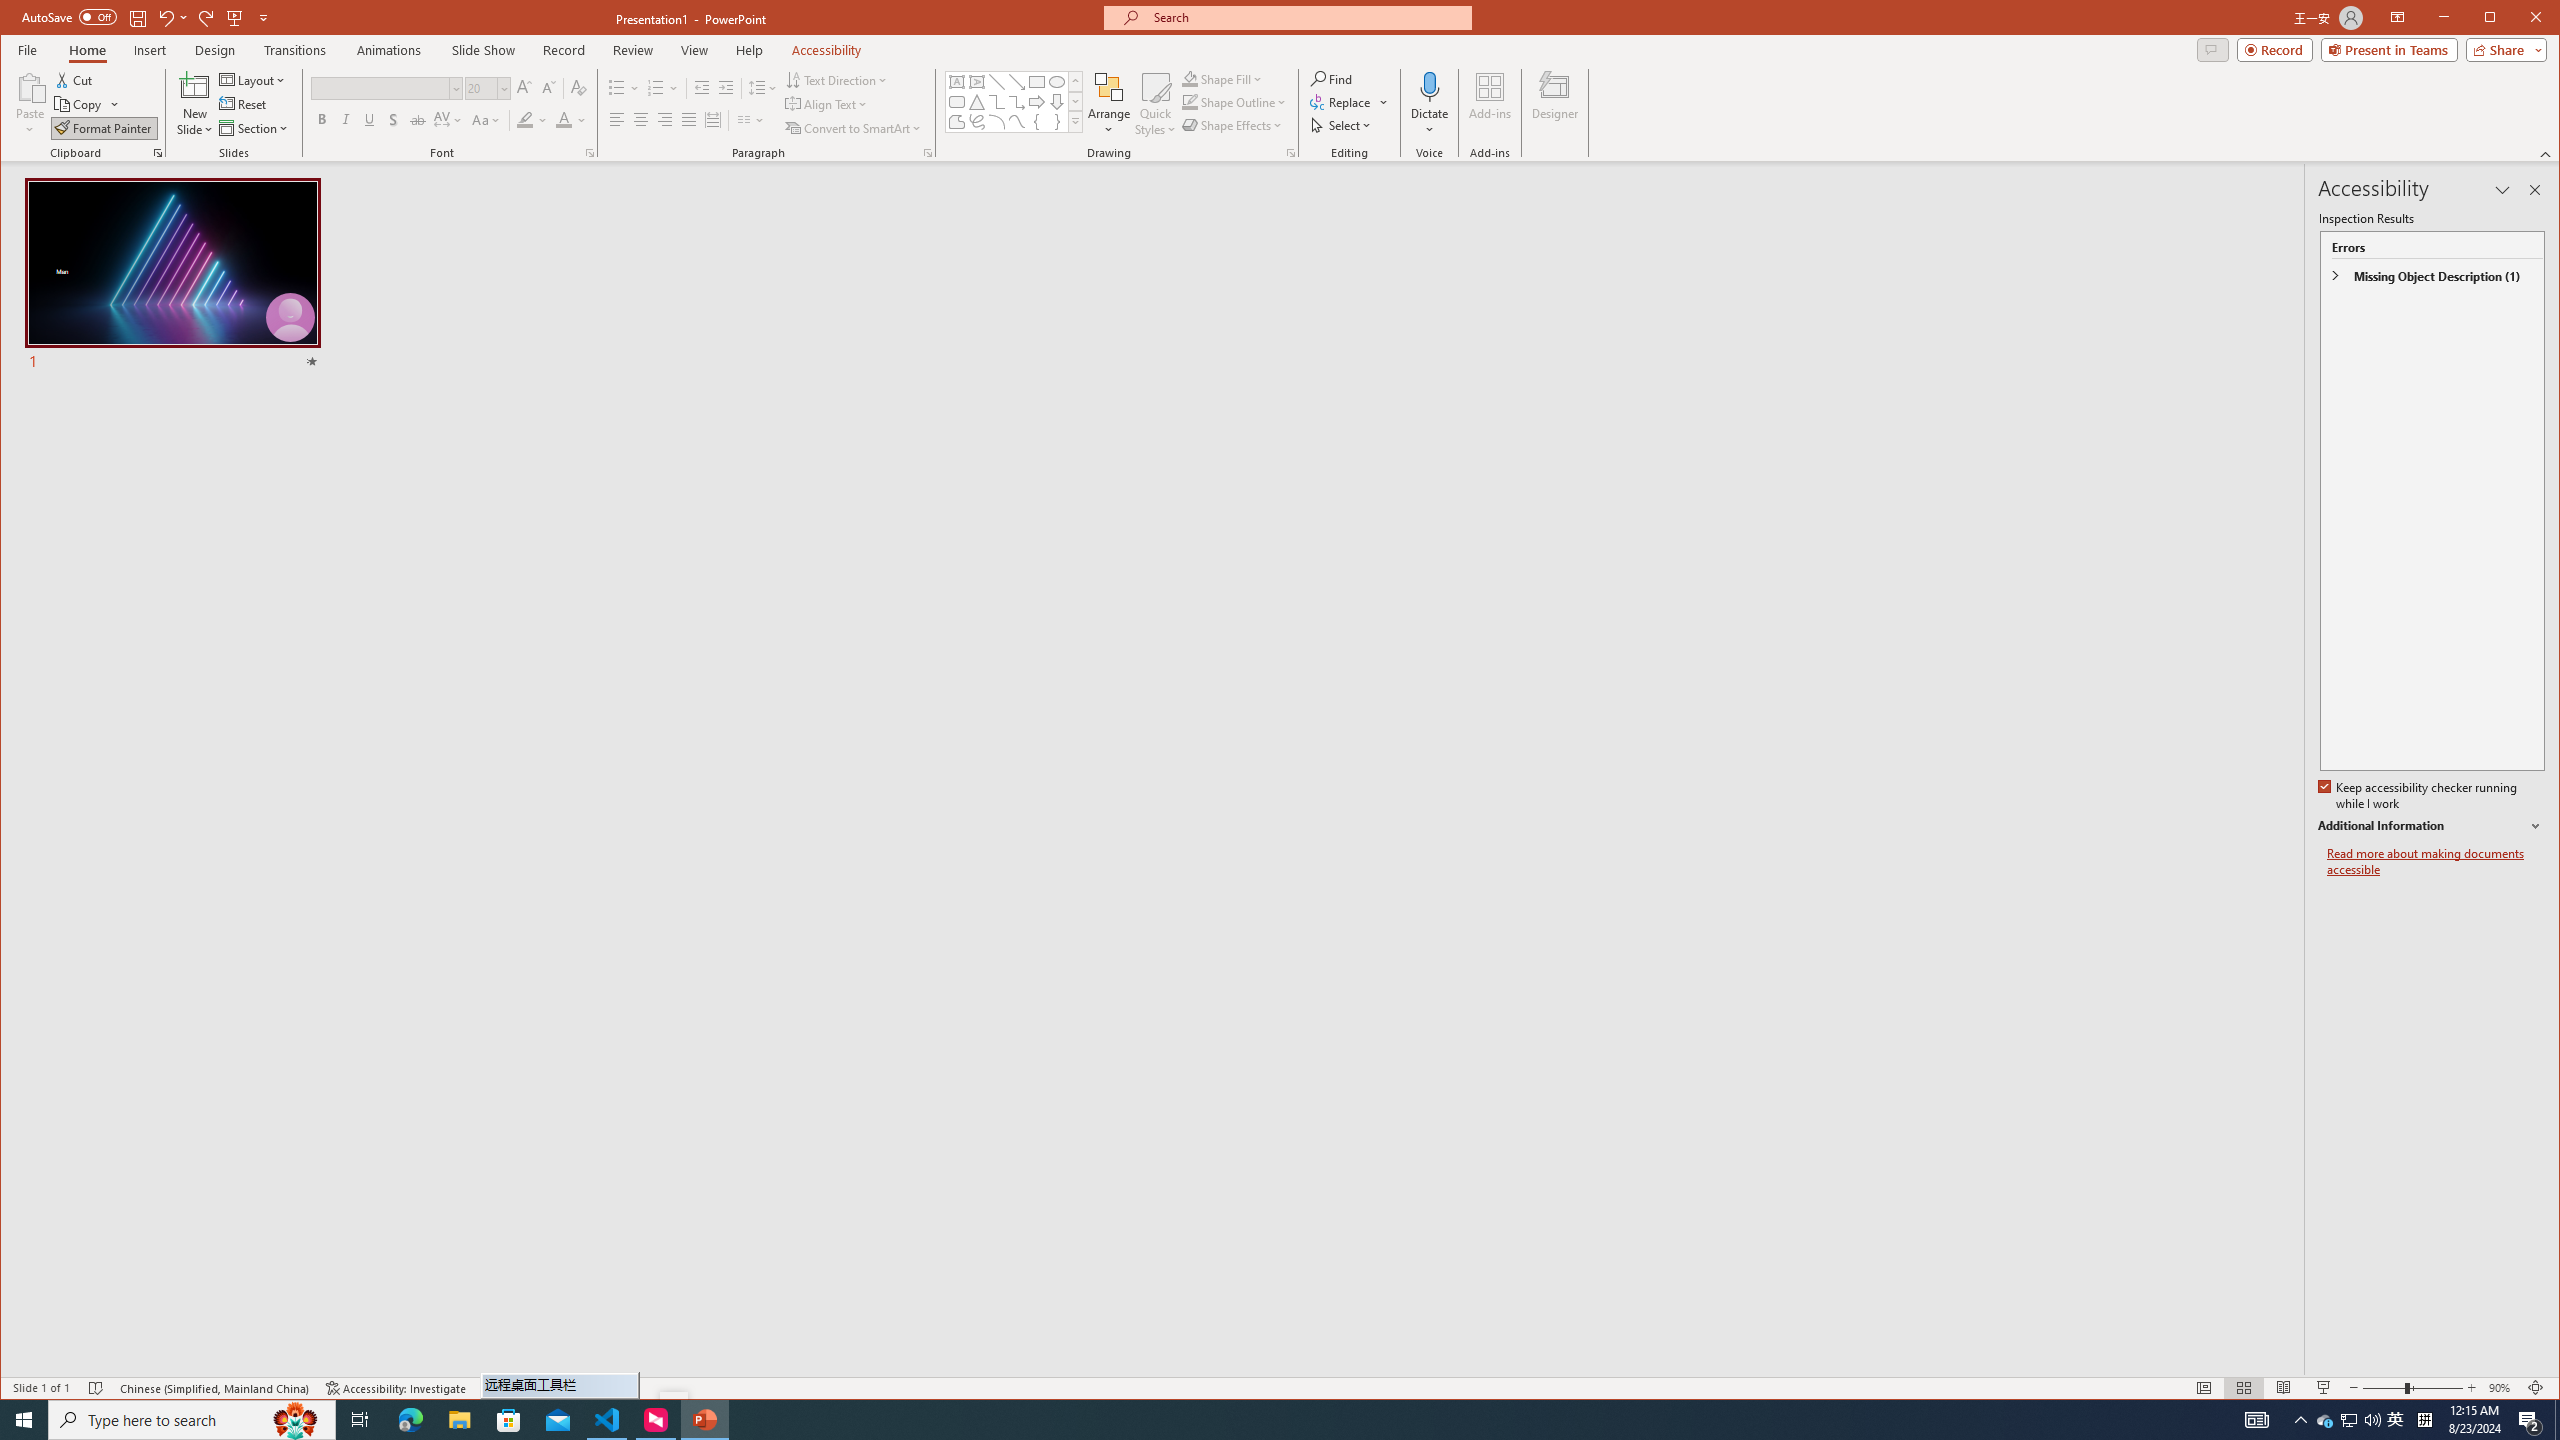 The image size is (2560, 1440). What do you see at coordinates (1190, 78) in the screenshot?
I see `'Shape Fill Orange, Accent 2'` at bounding box center [1190, 78].